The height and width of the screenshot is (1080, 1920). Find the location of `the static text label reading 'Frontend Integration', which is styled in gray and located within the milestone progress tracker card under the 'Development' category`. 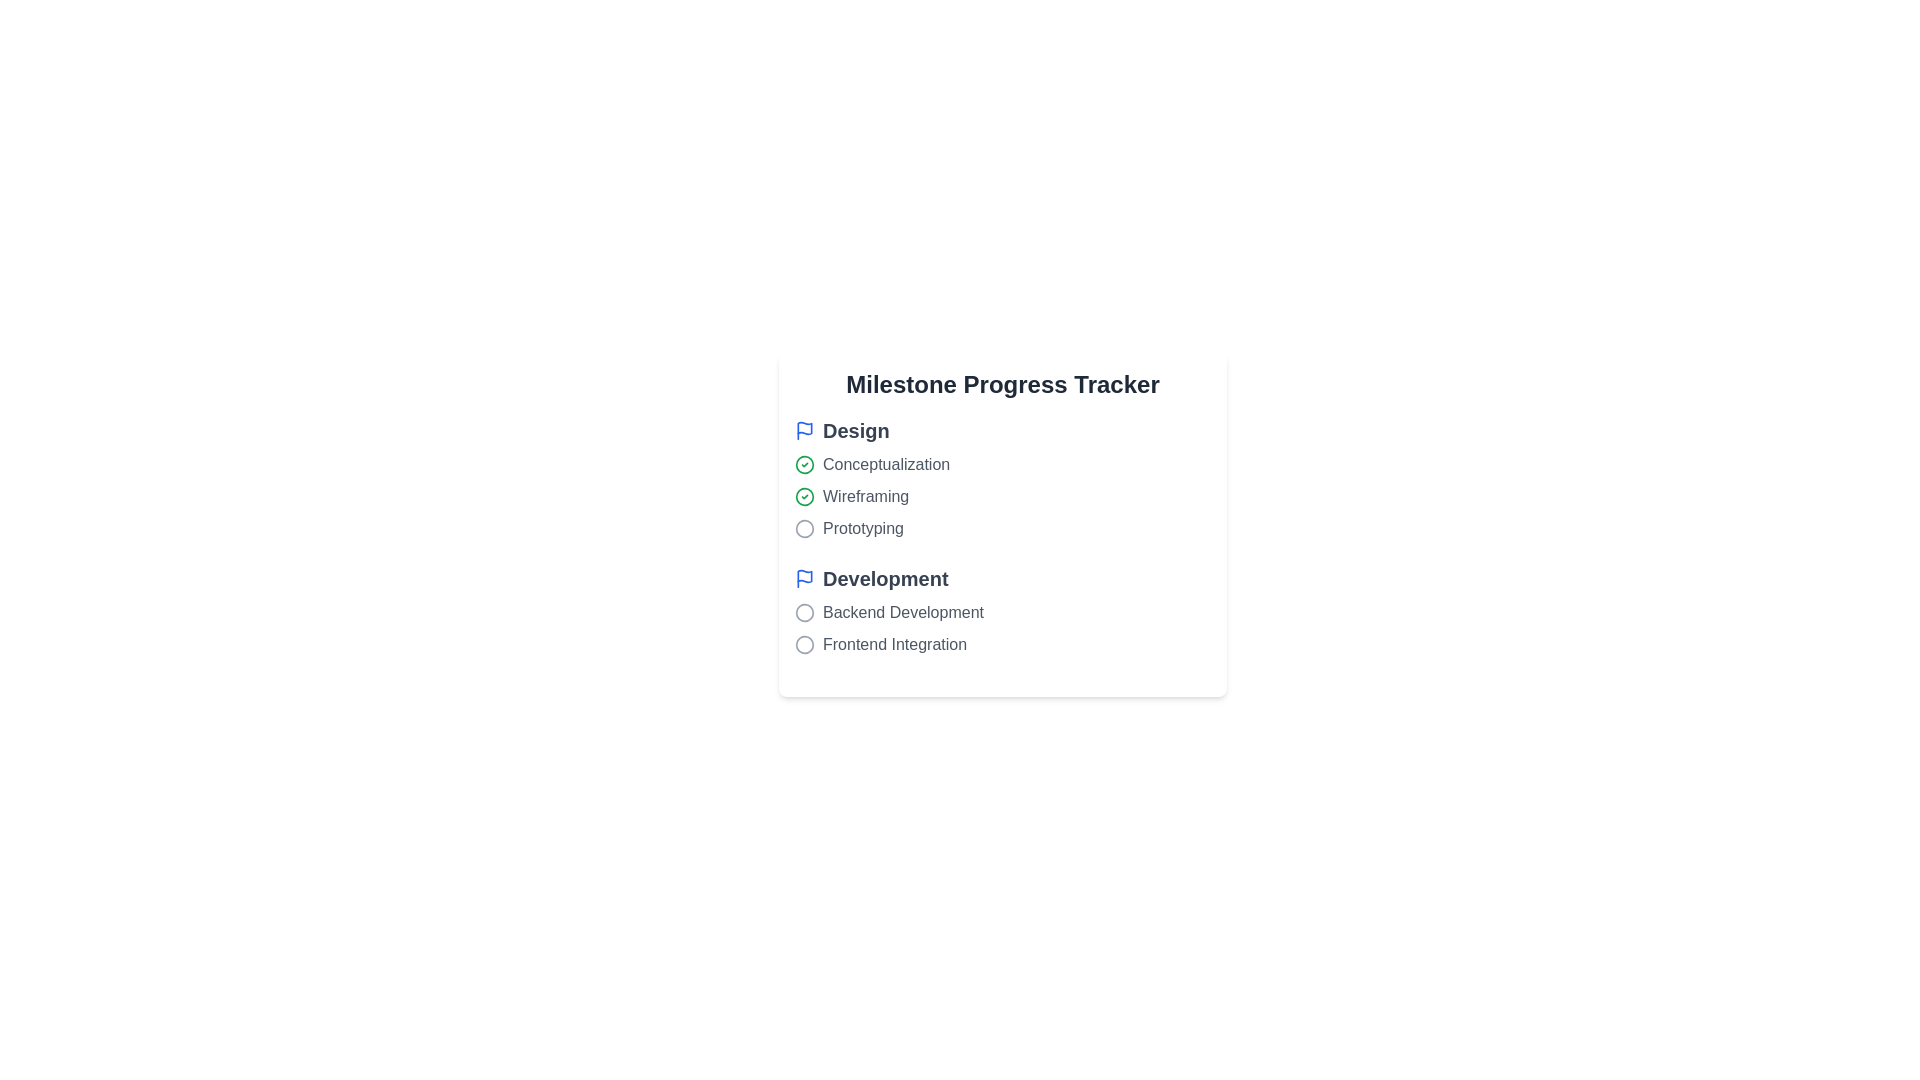

the static text label reading 'Frontend Integration', which is styled in gray and located within the milestone progress tracker card under the 'Development' category is located at coordinates (894, 644).